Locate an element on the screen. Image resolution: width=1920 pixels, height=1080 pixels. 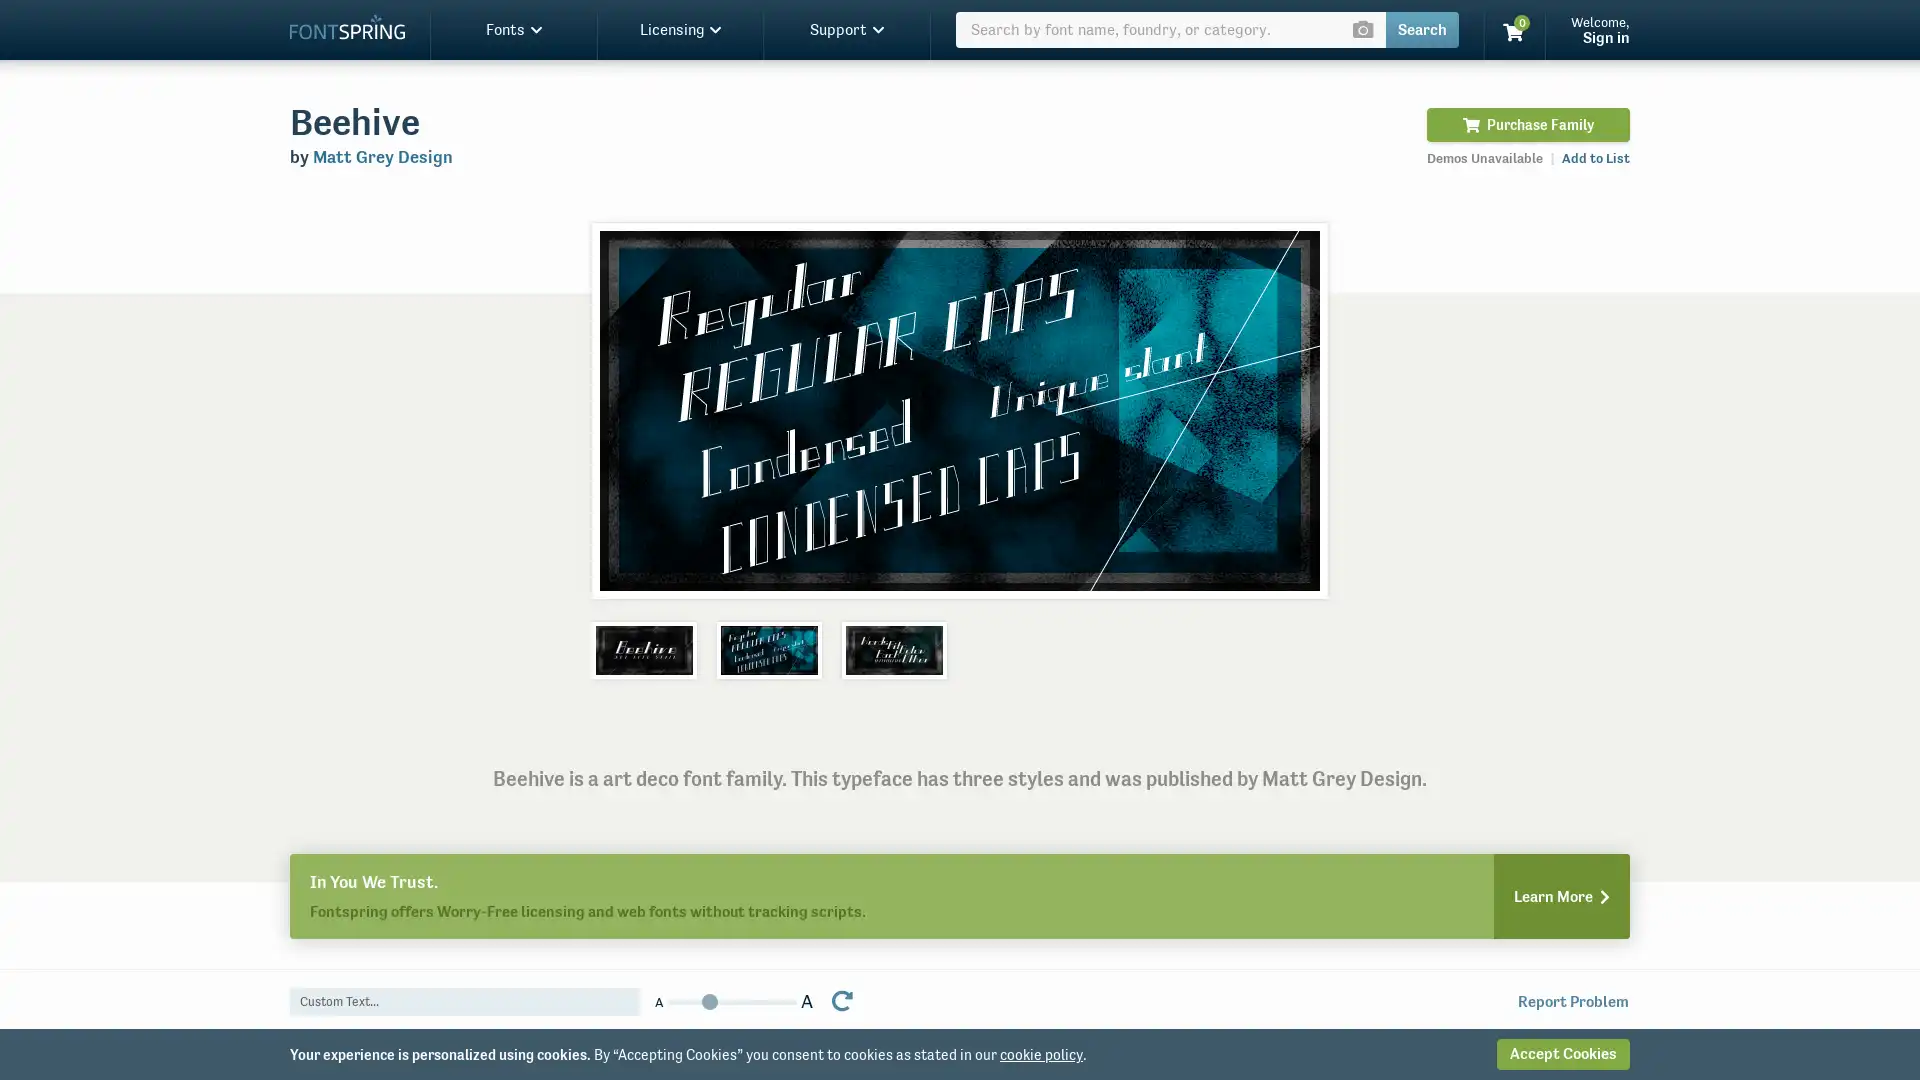
Search is located at coordinates (1421, 30).